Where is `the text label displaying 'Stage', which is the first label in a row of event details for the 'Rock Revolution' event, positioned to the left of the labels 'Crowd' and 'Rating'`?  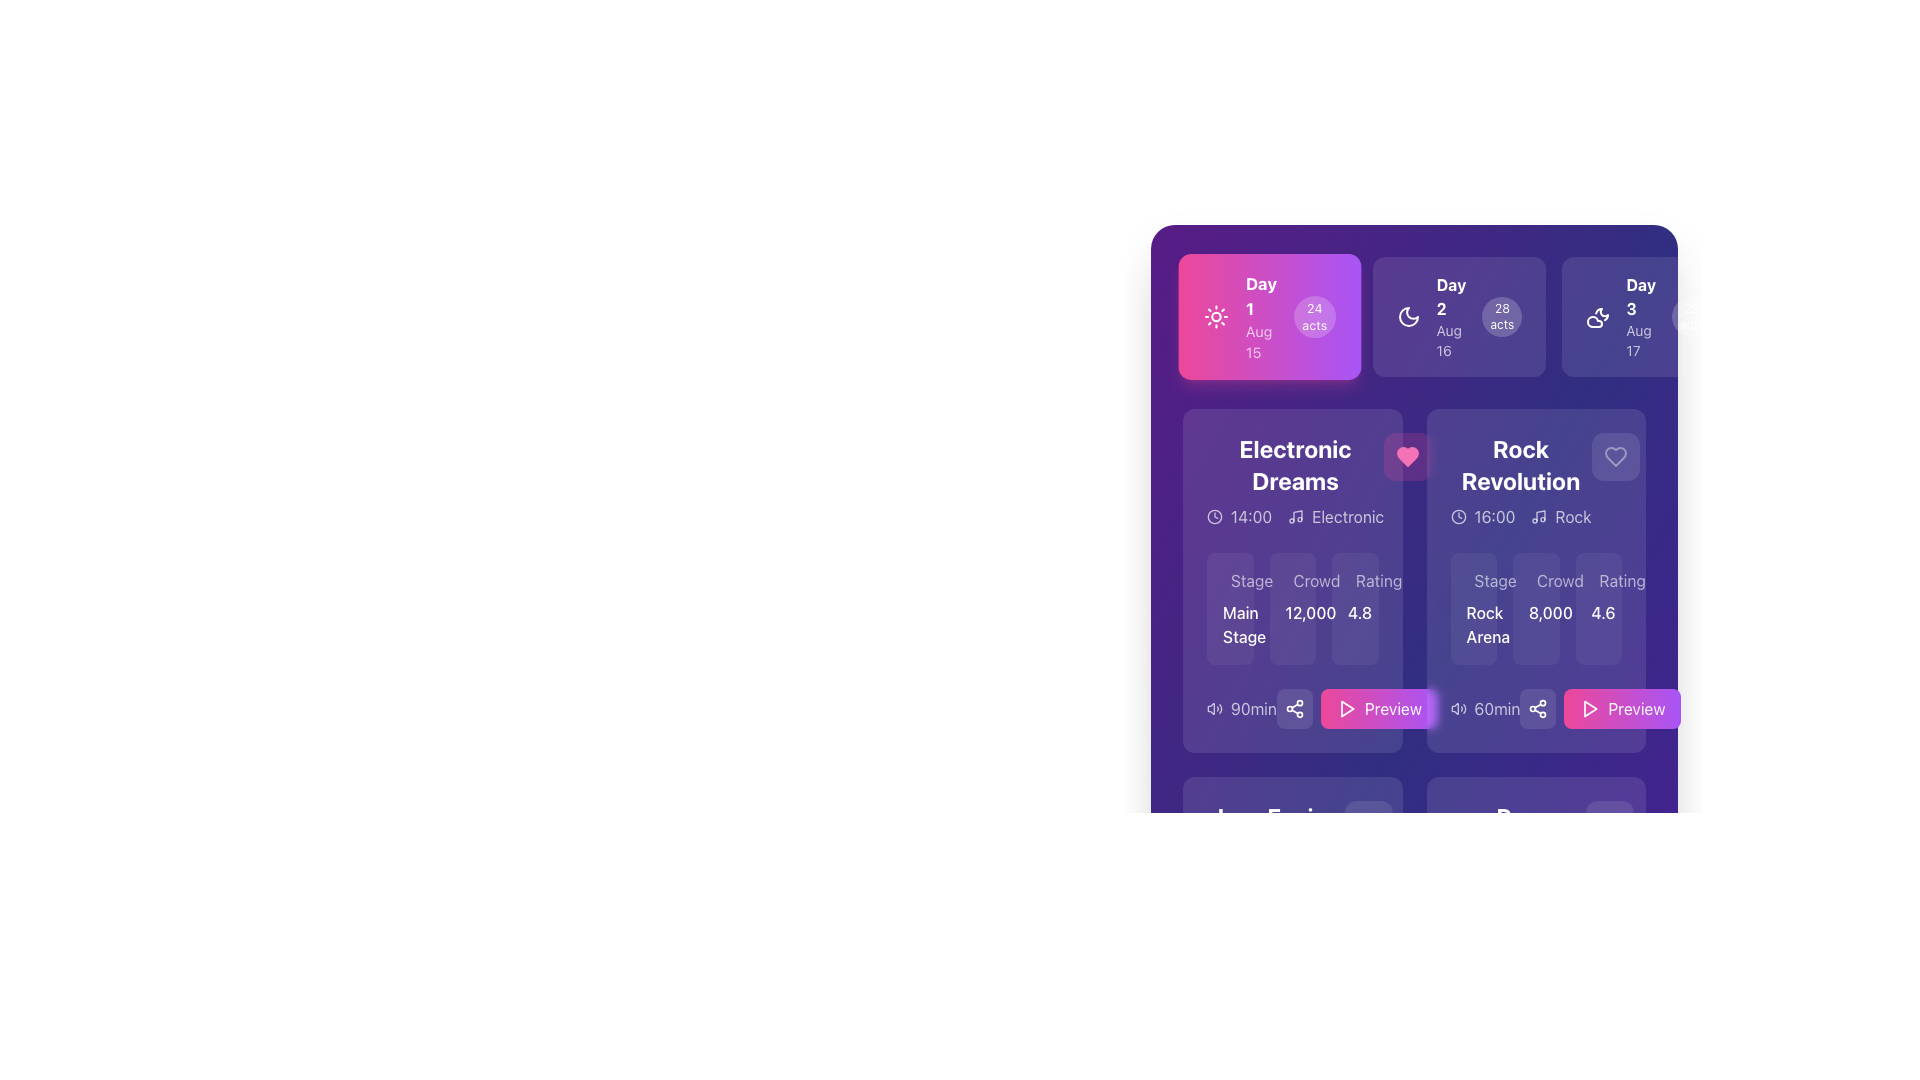 the text label displaying 'Stage', which is the first label in a row of event details for the 'Rock Revolution' event, positioned to the left of the labels 'Crowd' and 'Rating' is located at coordinates (1495, 581).